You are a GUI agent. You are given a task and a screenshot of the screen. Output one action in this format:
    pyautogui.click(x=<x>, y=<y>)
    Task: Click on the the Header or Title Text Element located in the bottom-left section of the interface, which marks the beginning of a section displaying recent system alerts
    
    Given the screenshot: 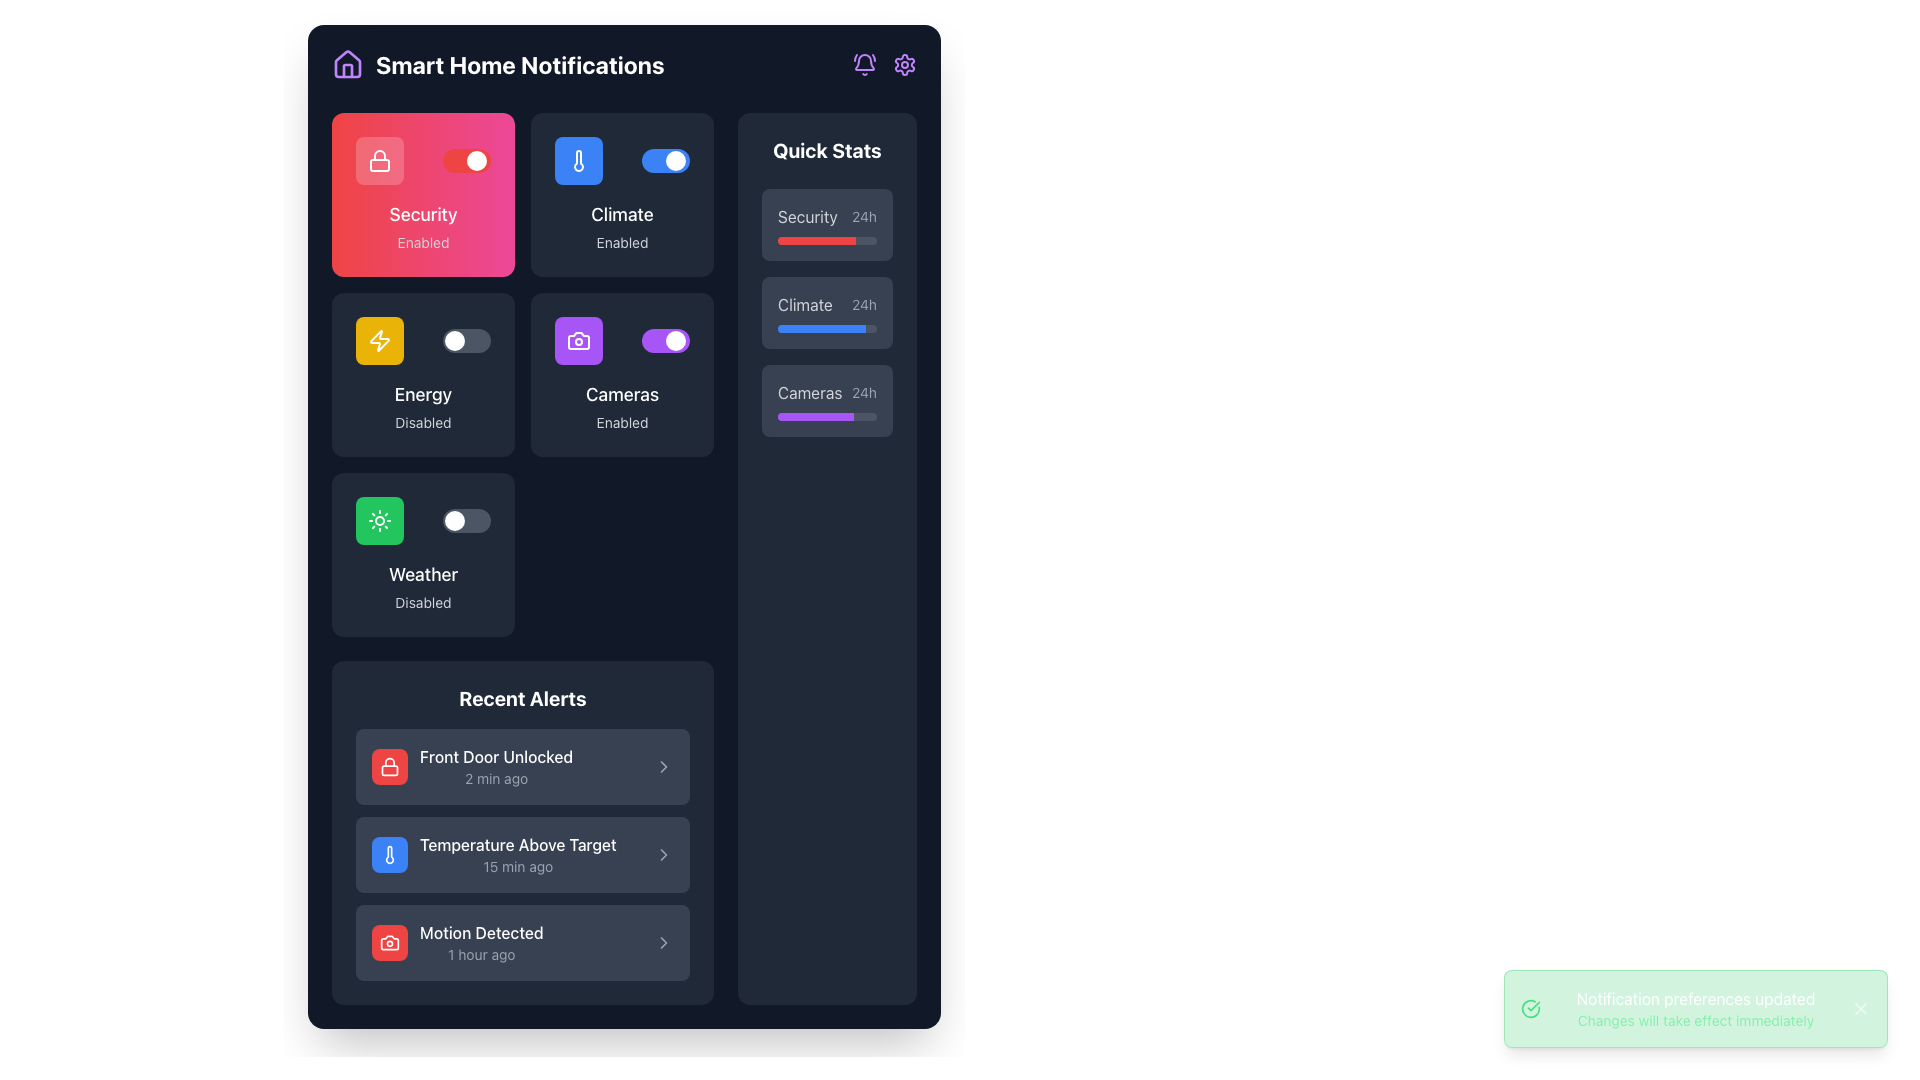 What is the action you would take?
    pyautogui.click(x=523, y=697)
    